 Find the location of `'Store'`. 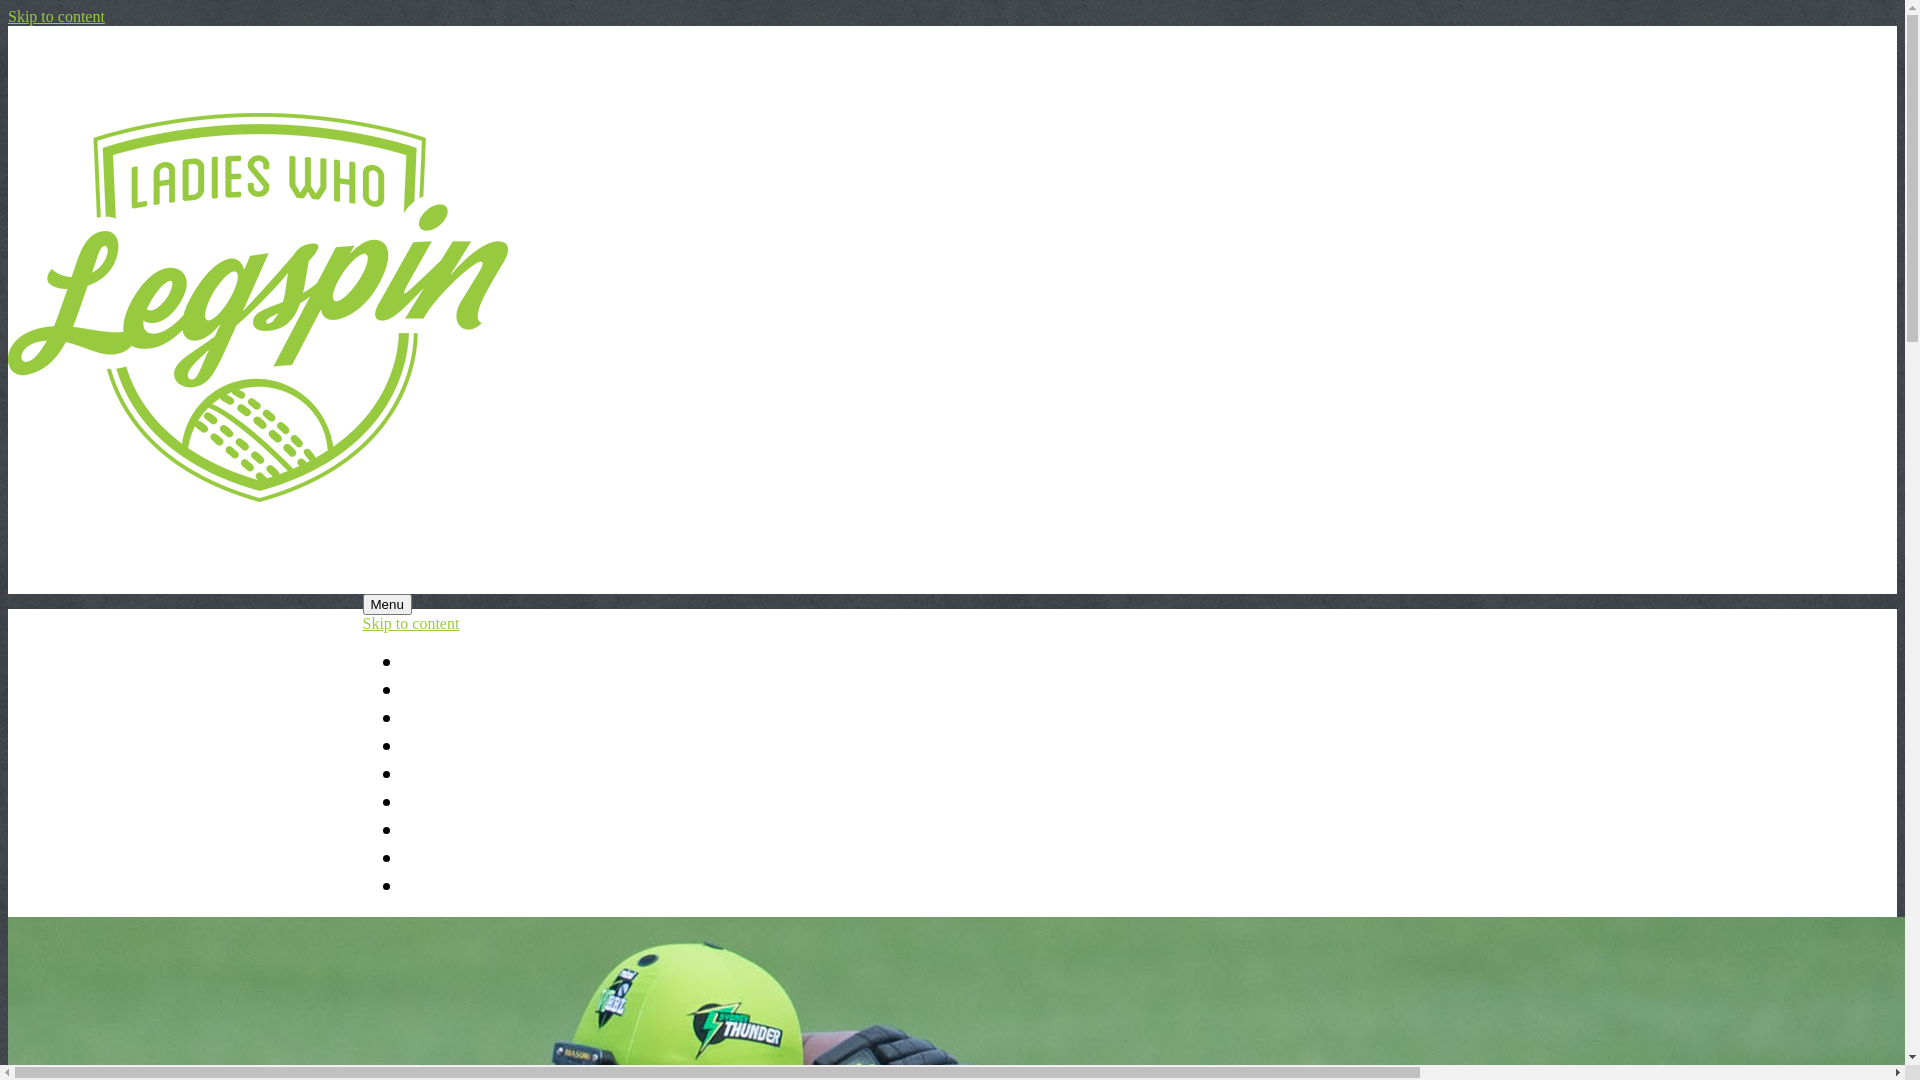

'Store' is located at coordinates (401, 886).